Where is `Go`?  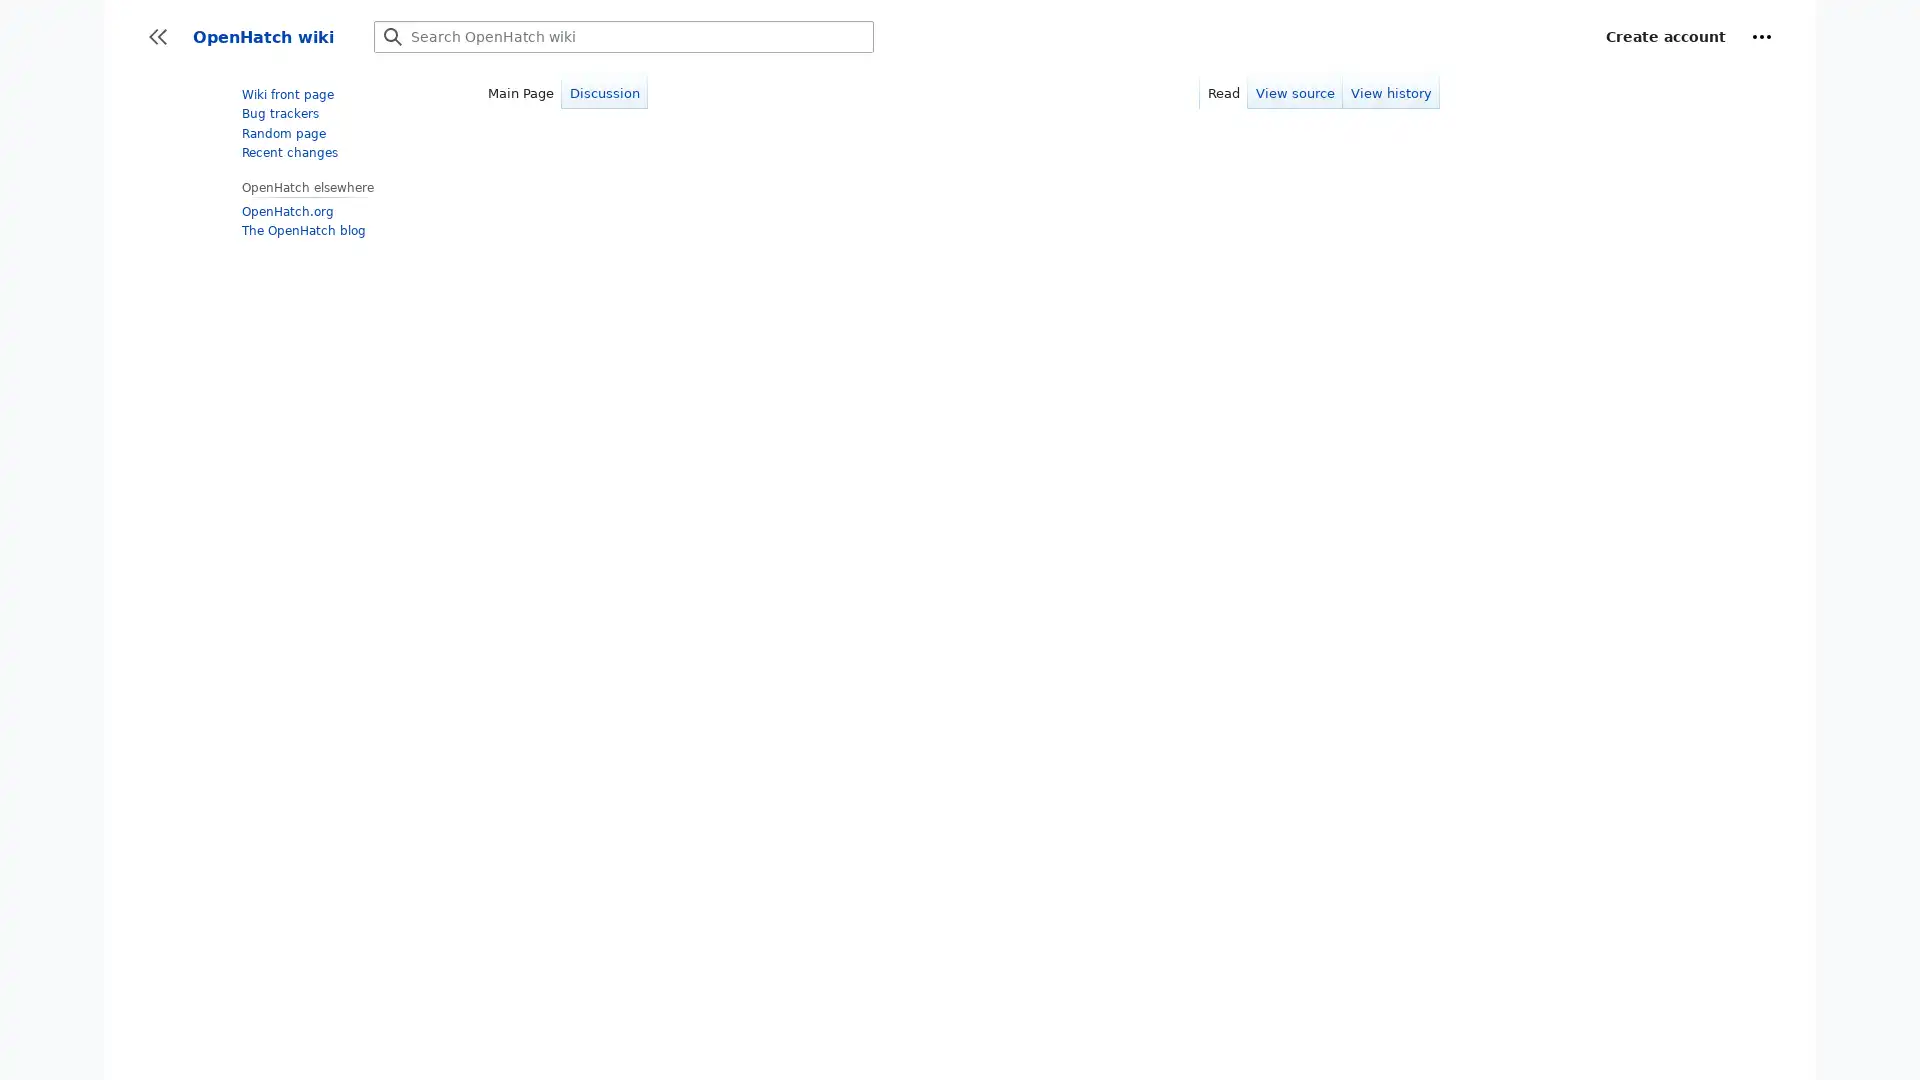
Go is located at coordinates (393, 37).